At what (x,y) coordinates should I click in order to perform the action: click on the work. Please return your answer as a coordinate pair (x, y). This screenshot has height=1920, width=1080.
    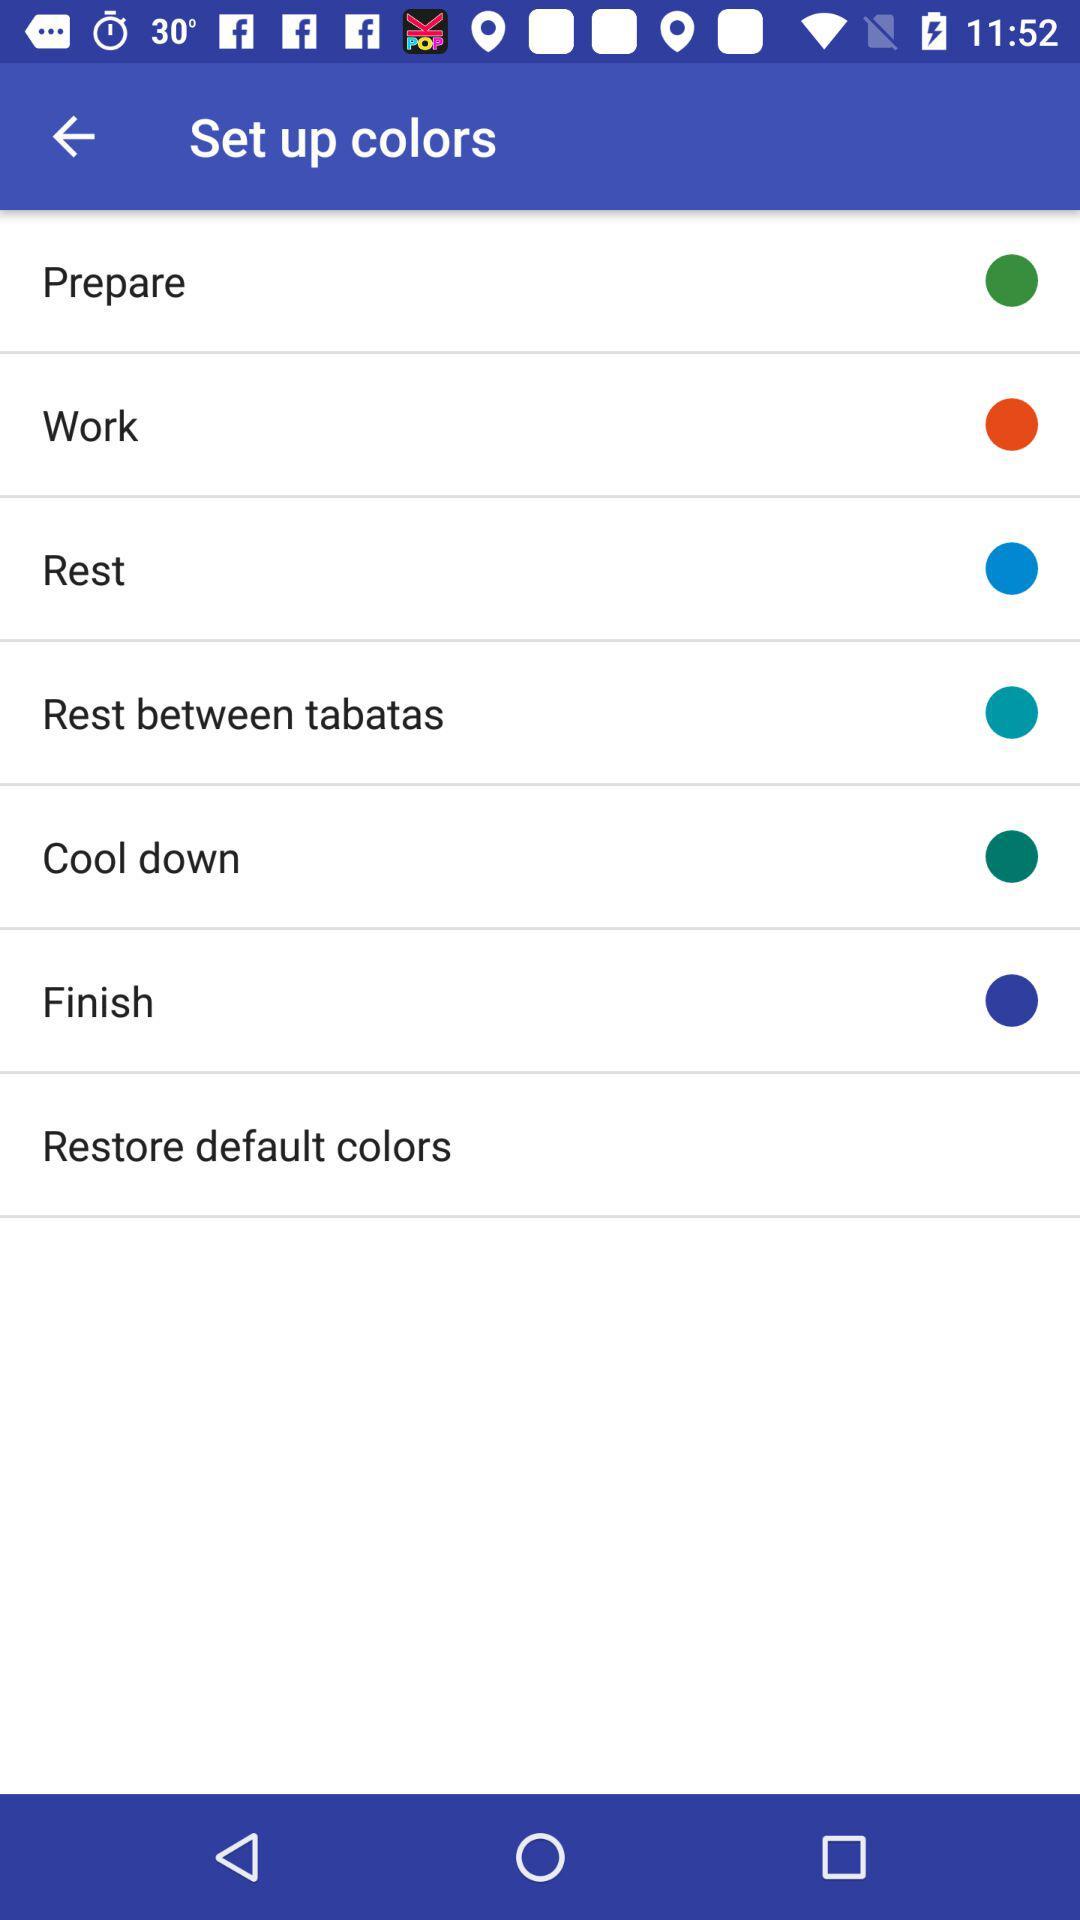
    Looking at the image, I should click on (88, 423).